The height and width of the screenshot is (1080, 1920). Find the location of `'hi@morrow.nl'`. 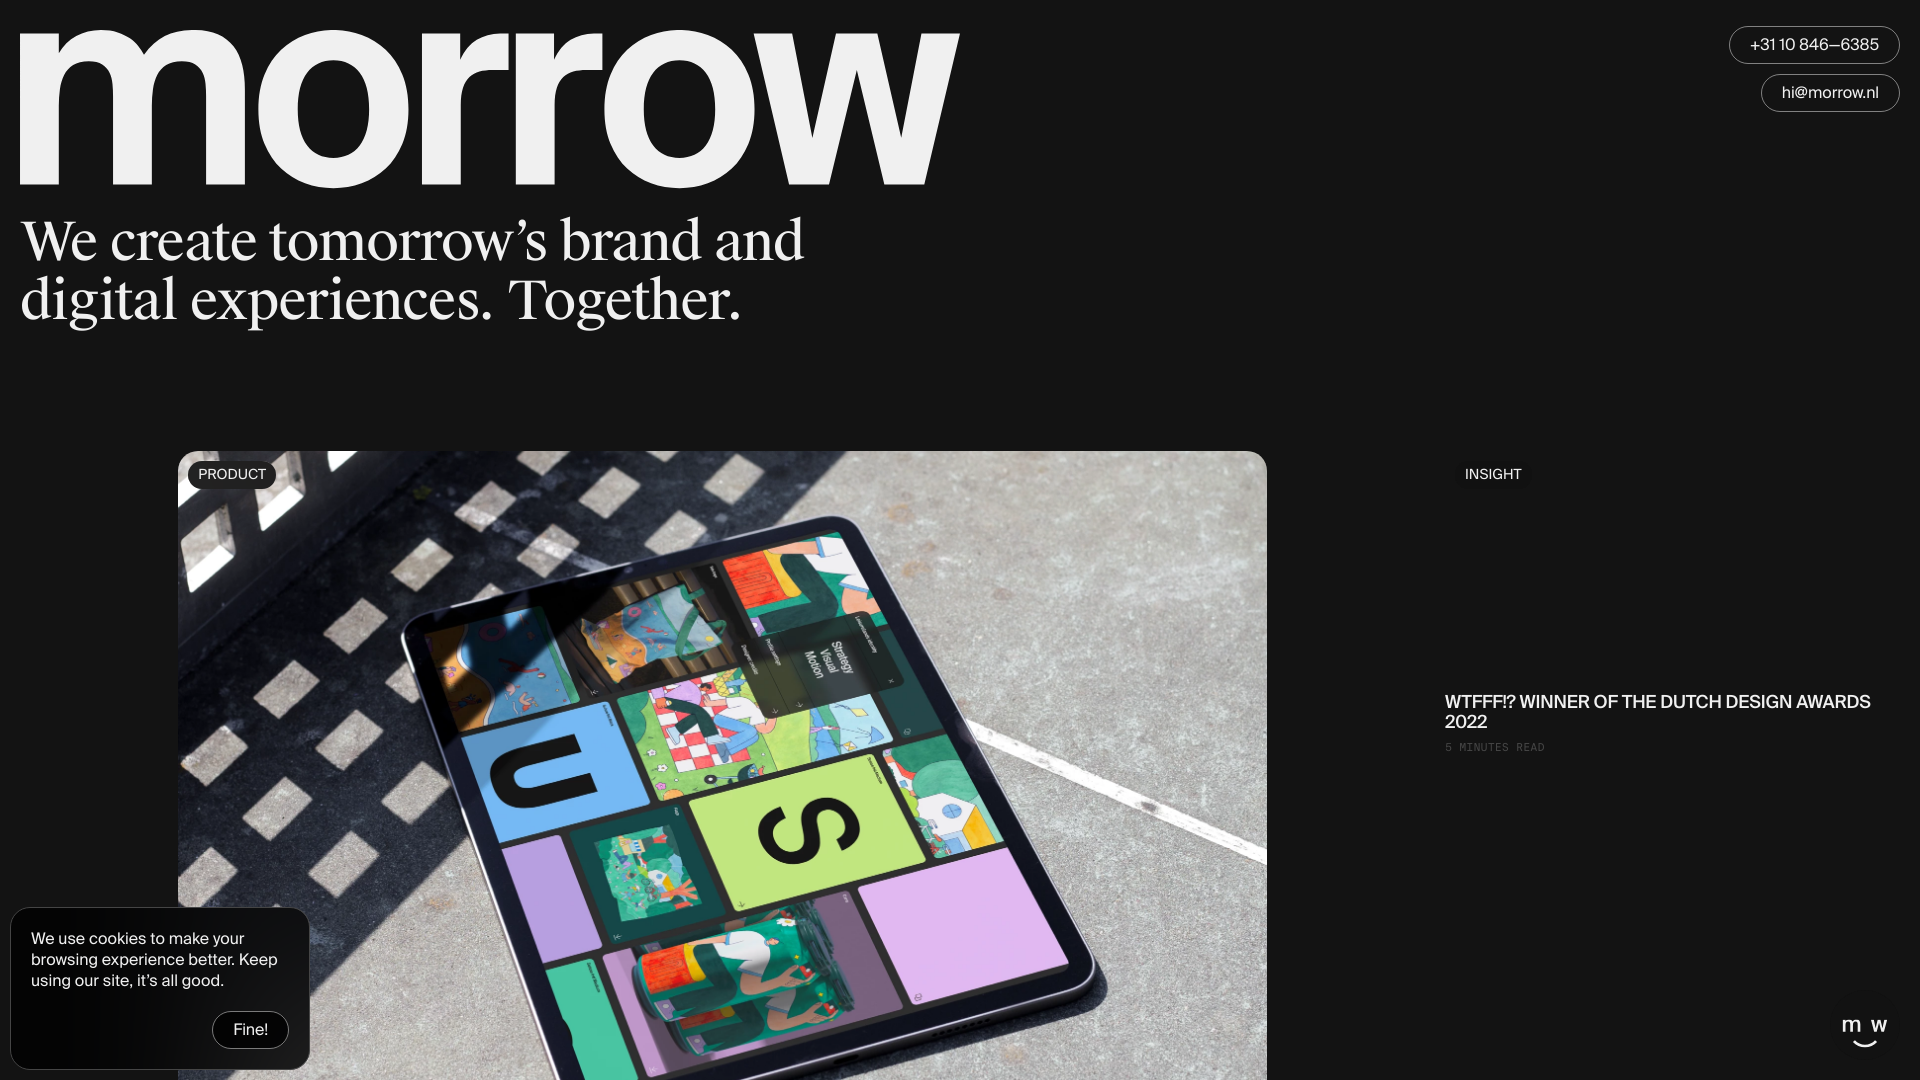

'hi@morrow.nl' is located at coordinates (1830, 92).